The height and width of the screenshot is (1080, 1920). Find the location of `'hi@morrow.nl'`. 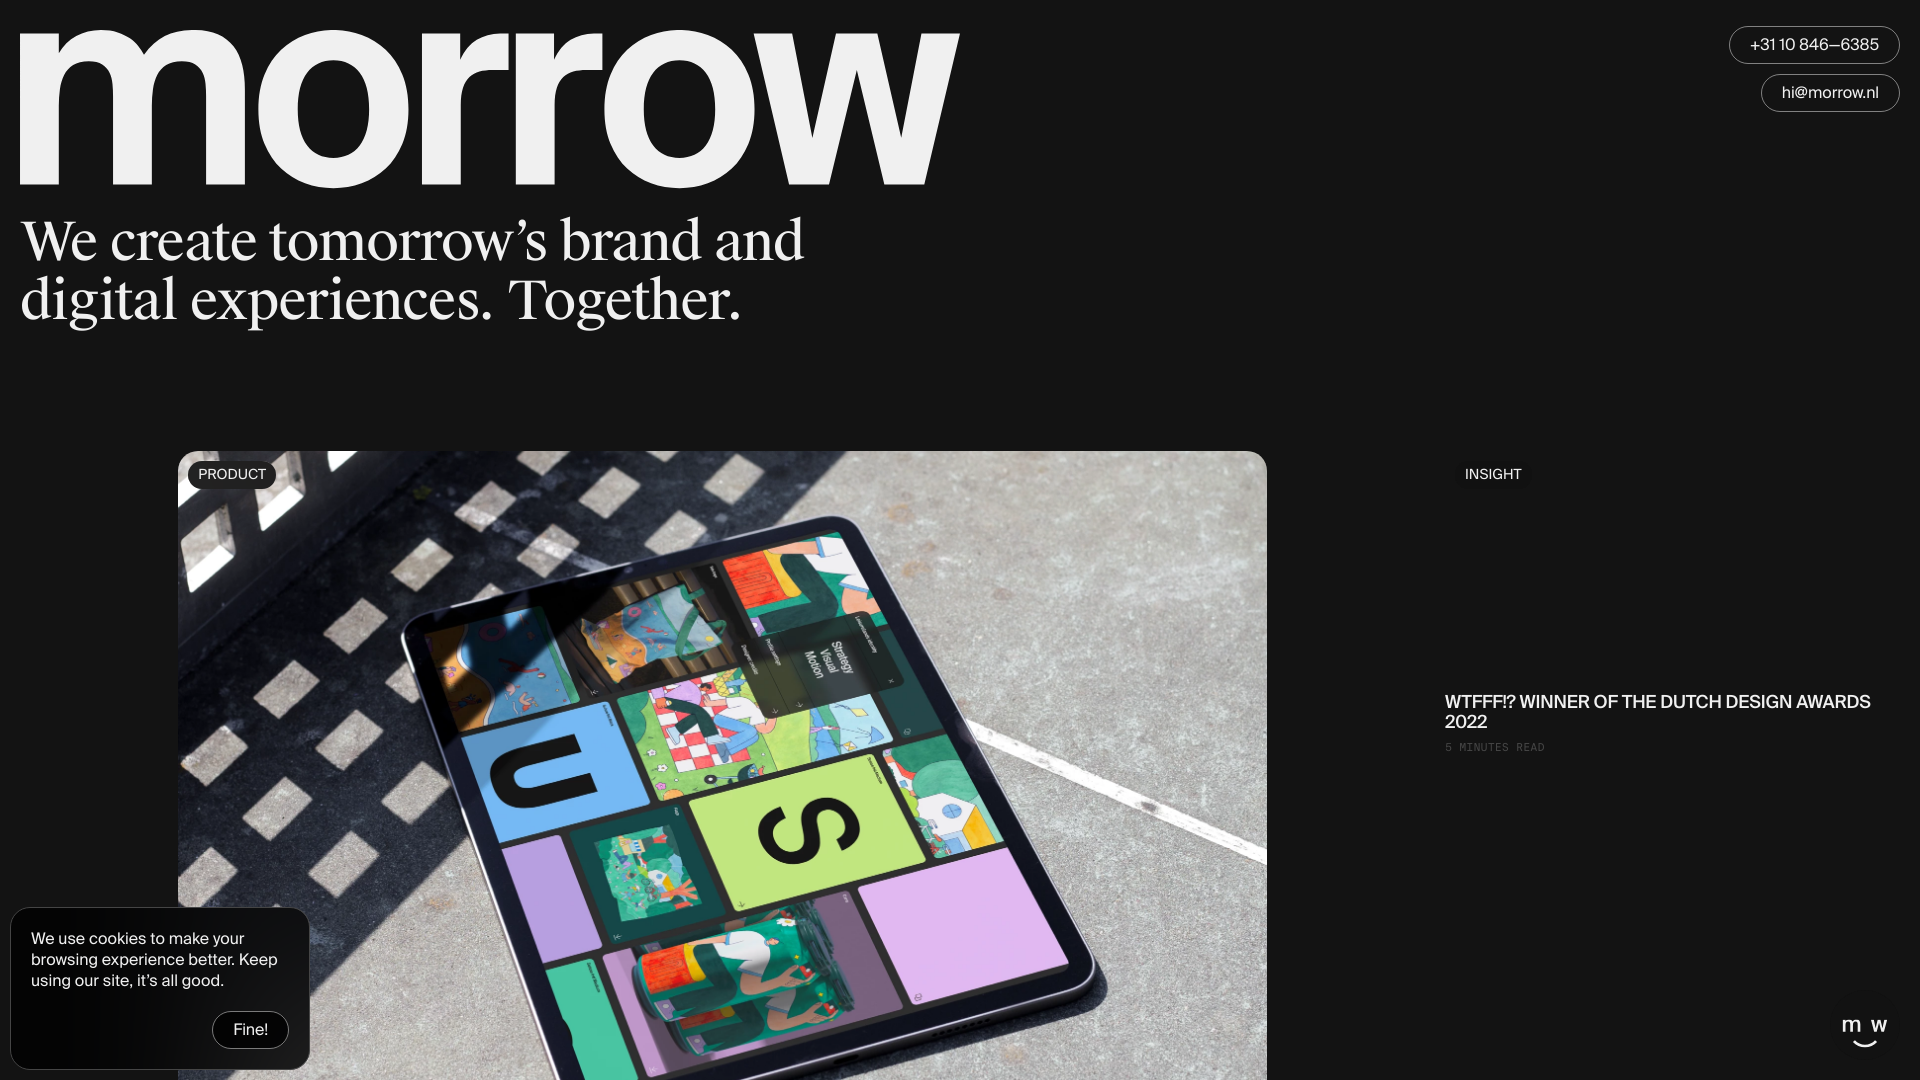

'hi@morrow.nl' is located at coordinates (1830, 92).